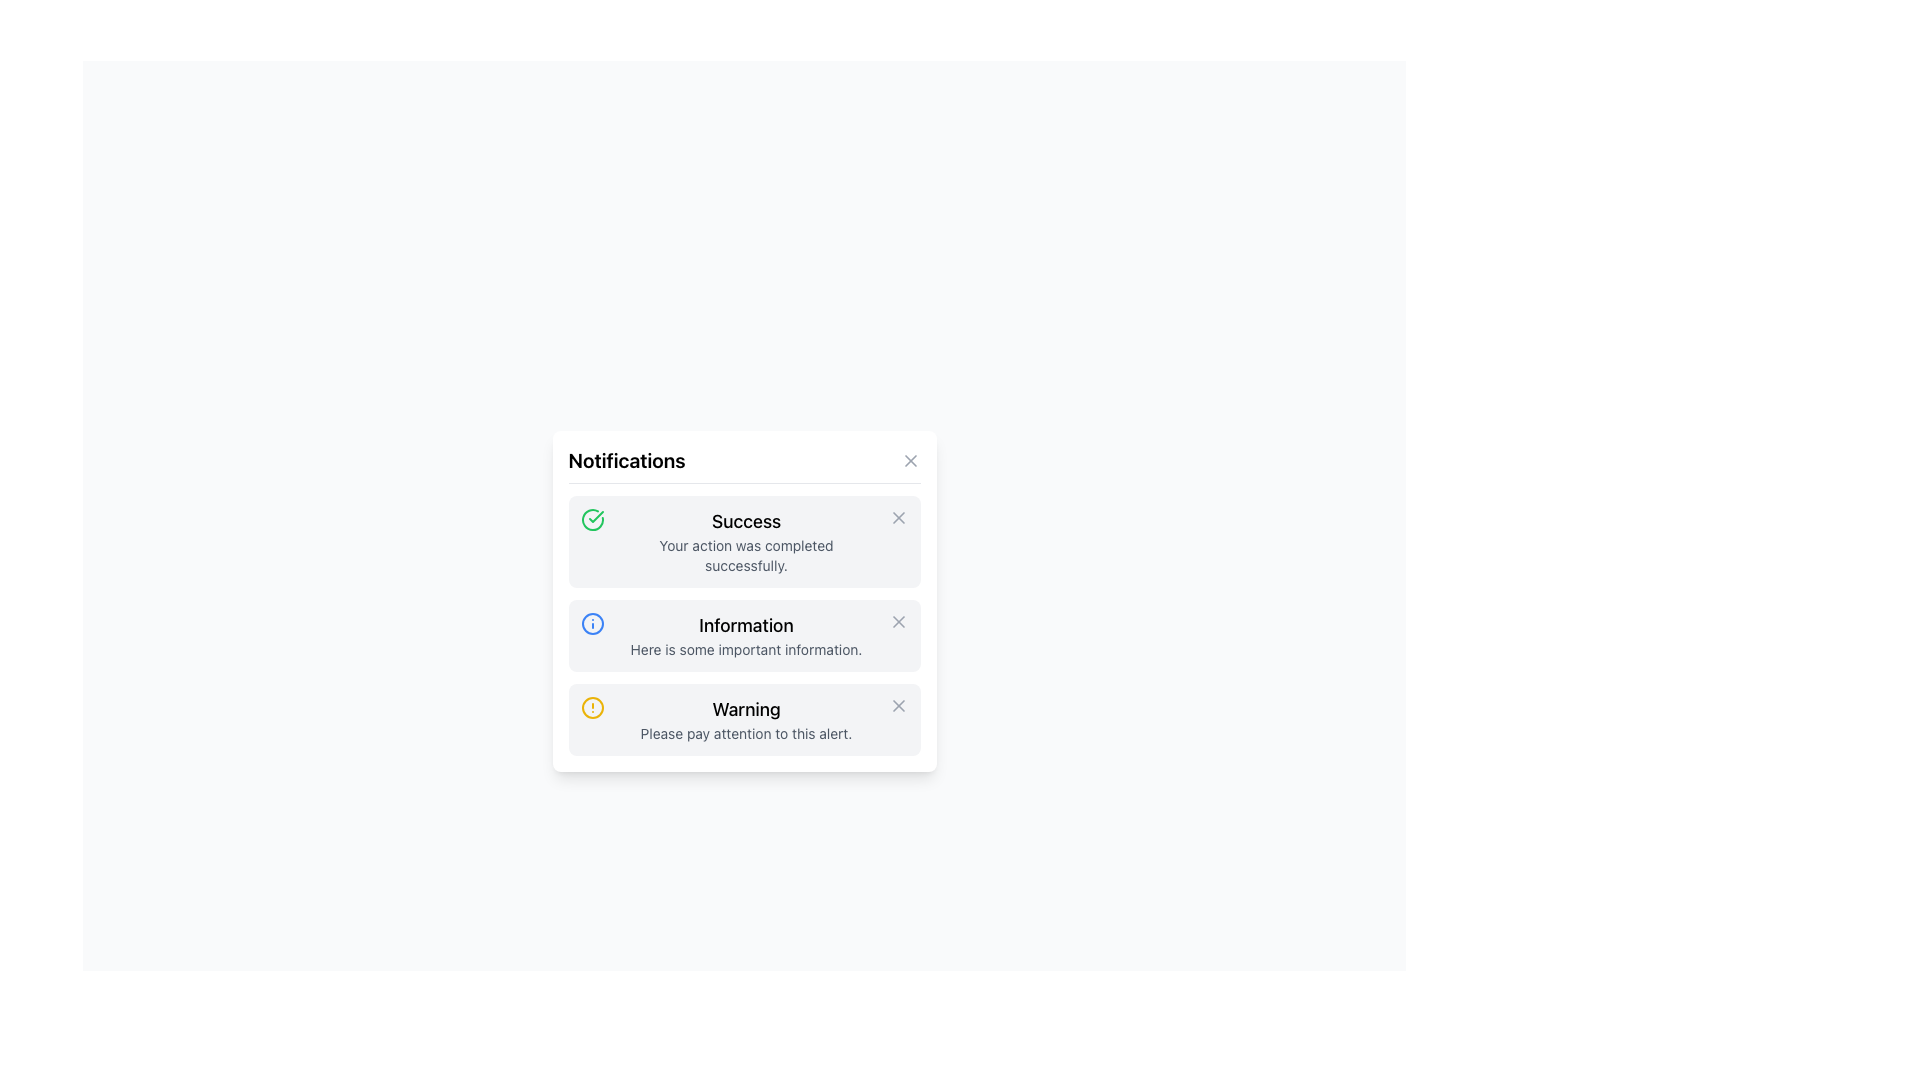 This screenshot has width=1920, height=1080. I want to click on the 'Information' text label, which is a bold, larger font heading located at the top of the notification block, so click(745, 624).